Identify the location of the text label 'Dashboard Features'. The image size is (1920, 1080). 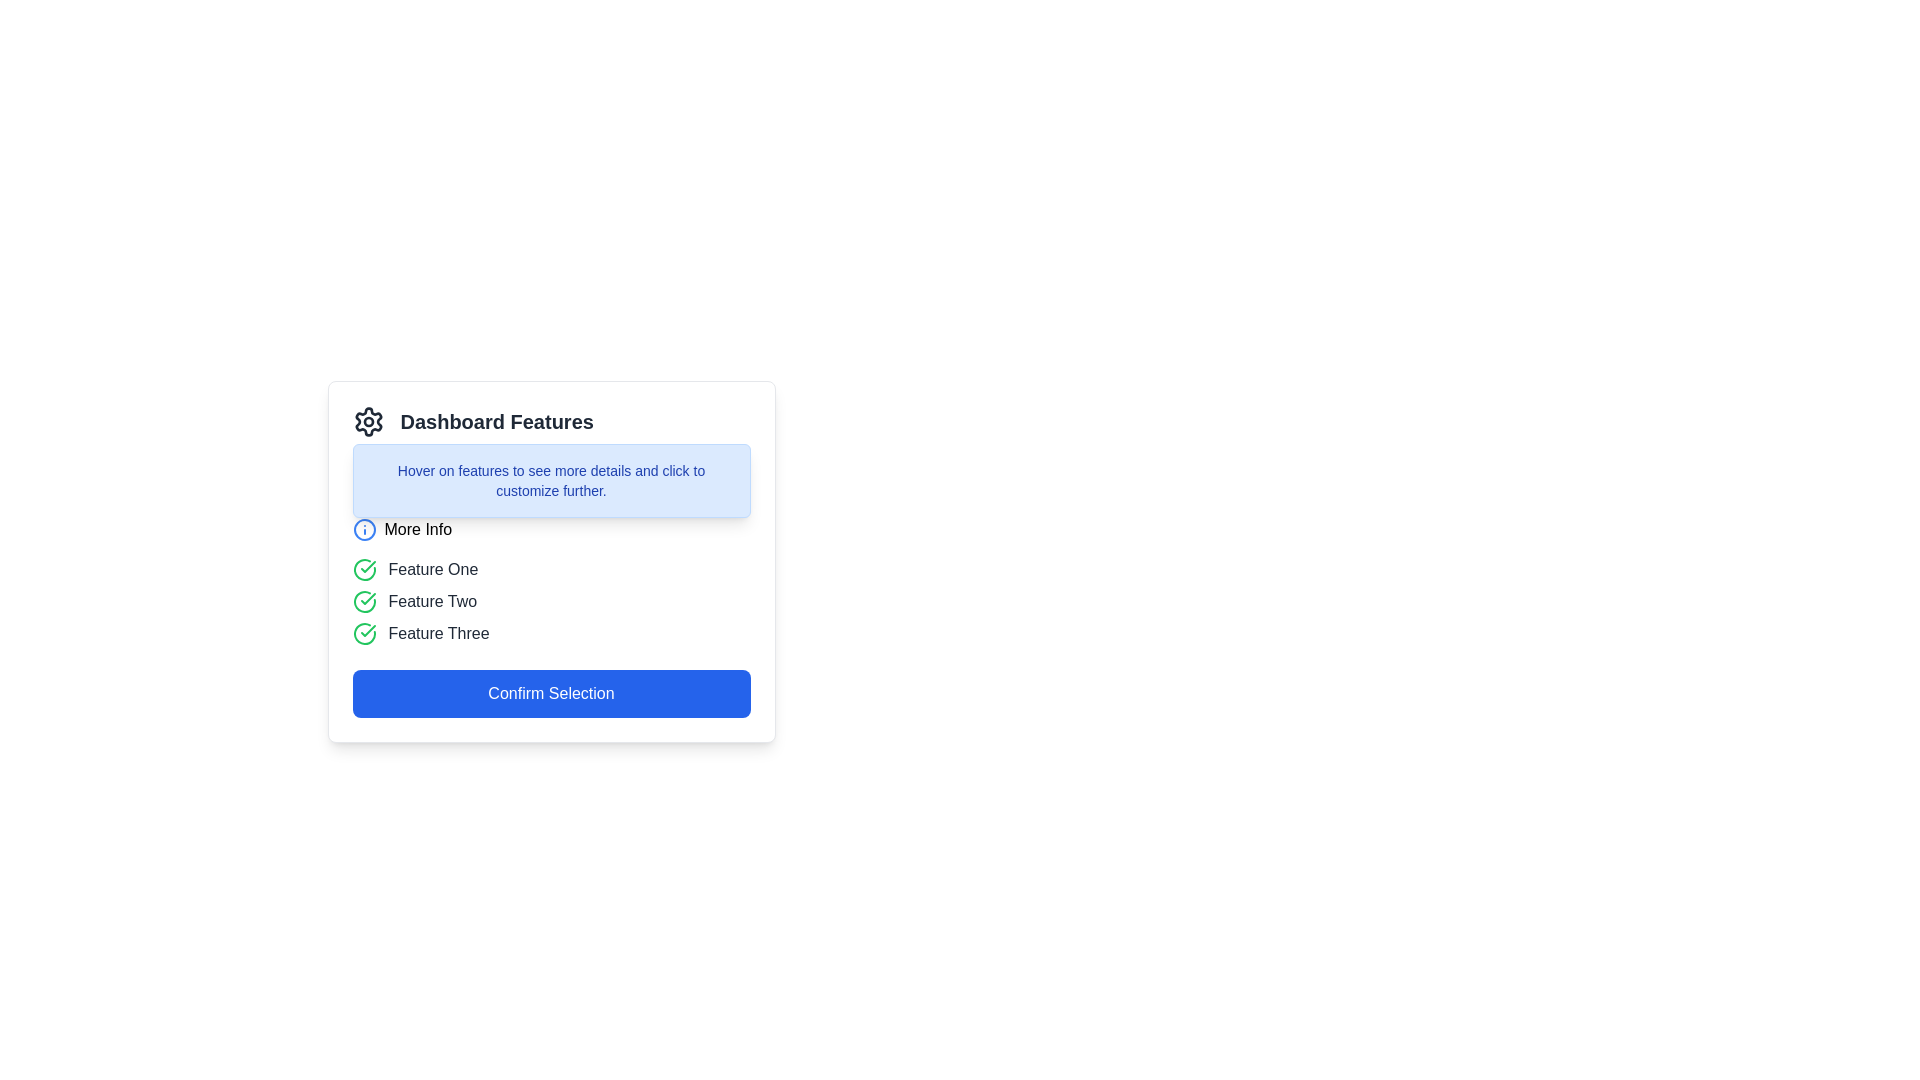
(497, 420).